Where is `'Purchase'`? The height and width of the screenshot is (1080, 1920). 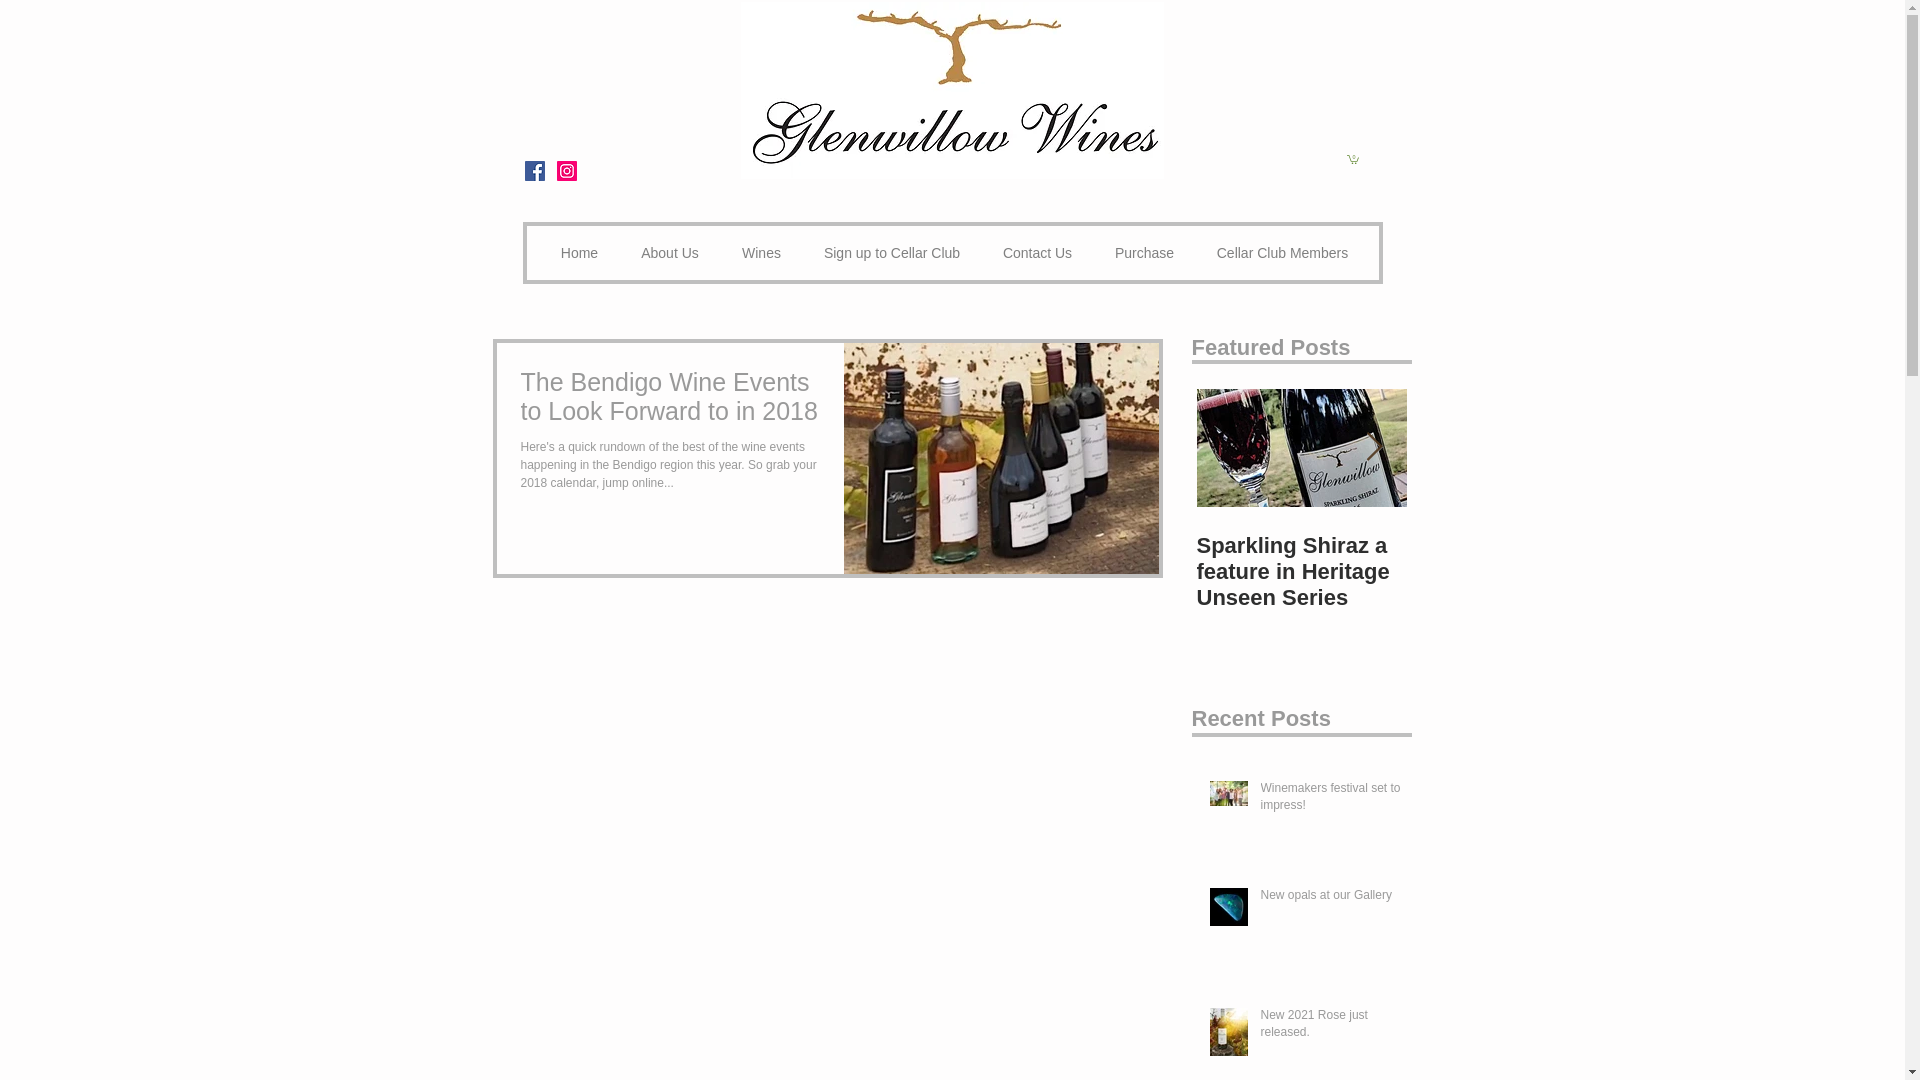
'Purchase' is located at coordinates (1145, 252).